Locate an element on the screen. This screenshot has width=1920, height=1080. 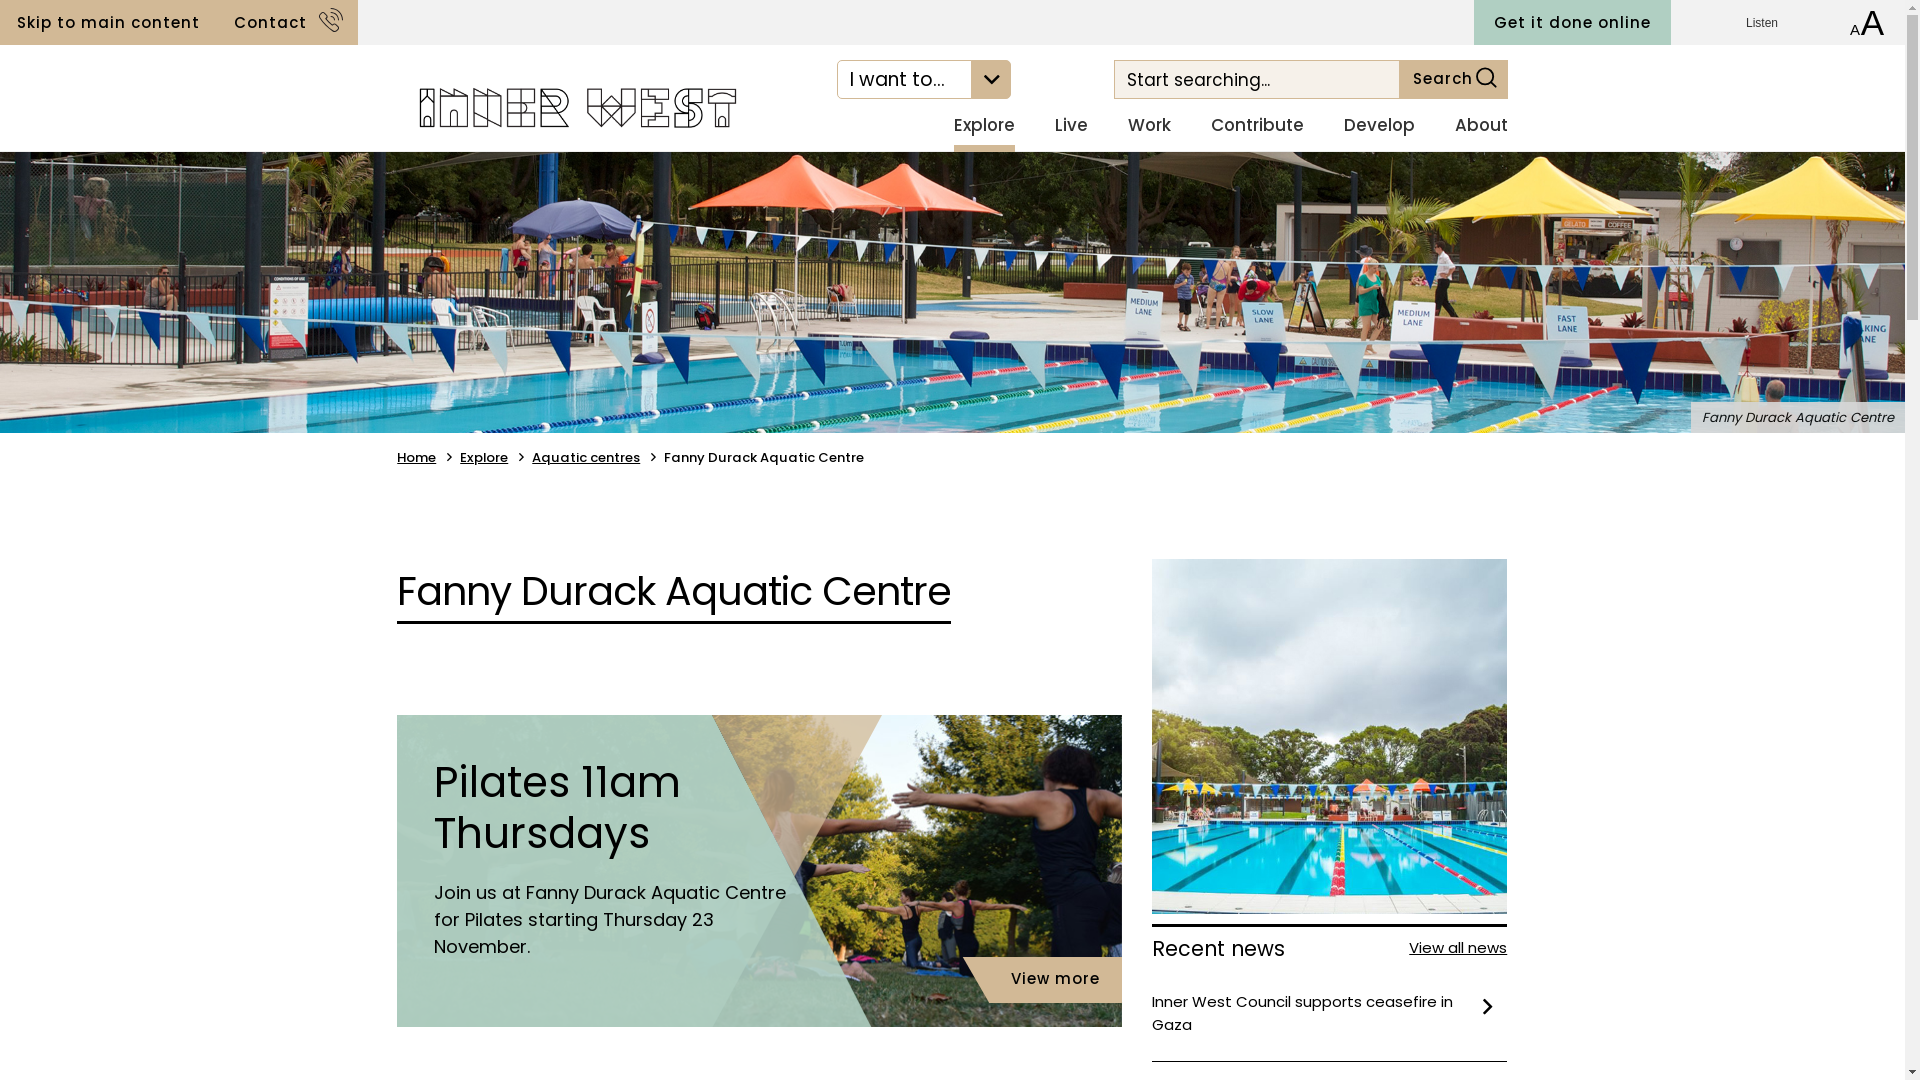
'Home' is located at coordinates (415, 458).